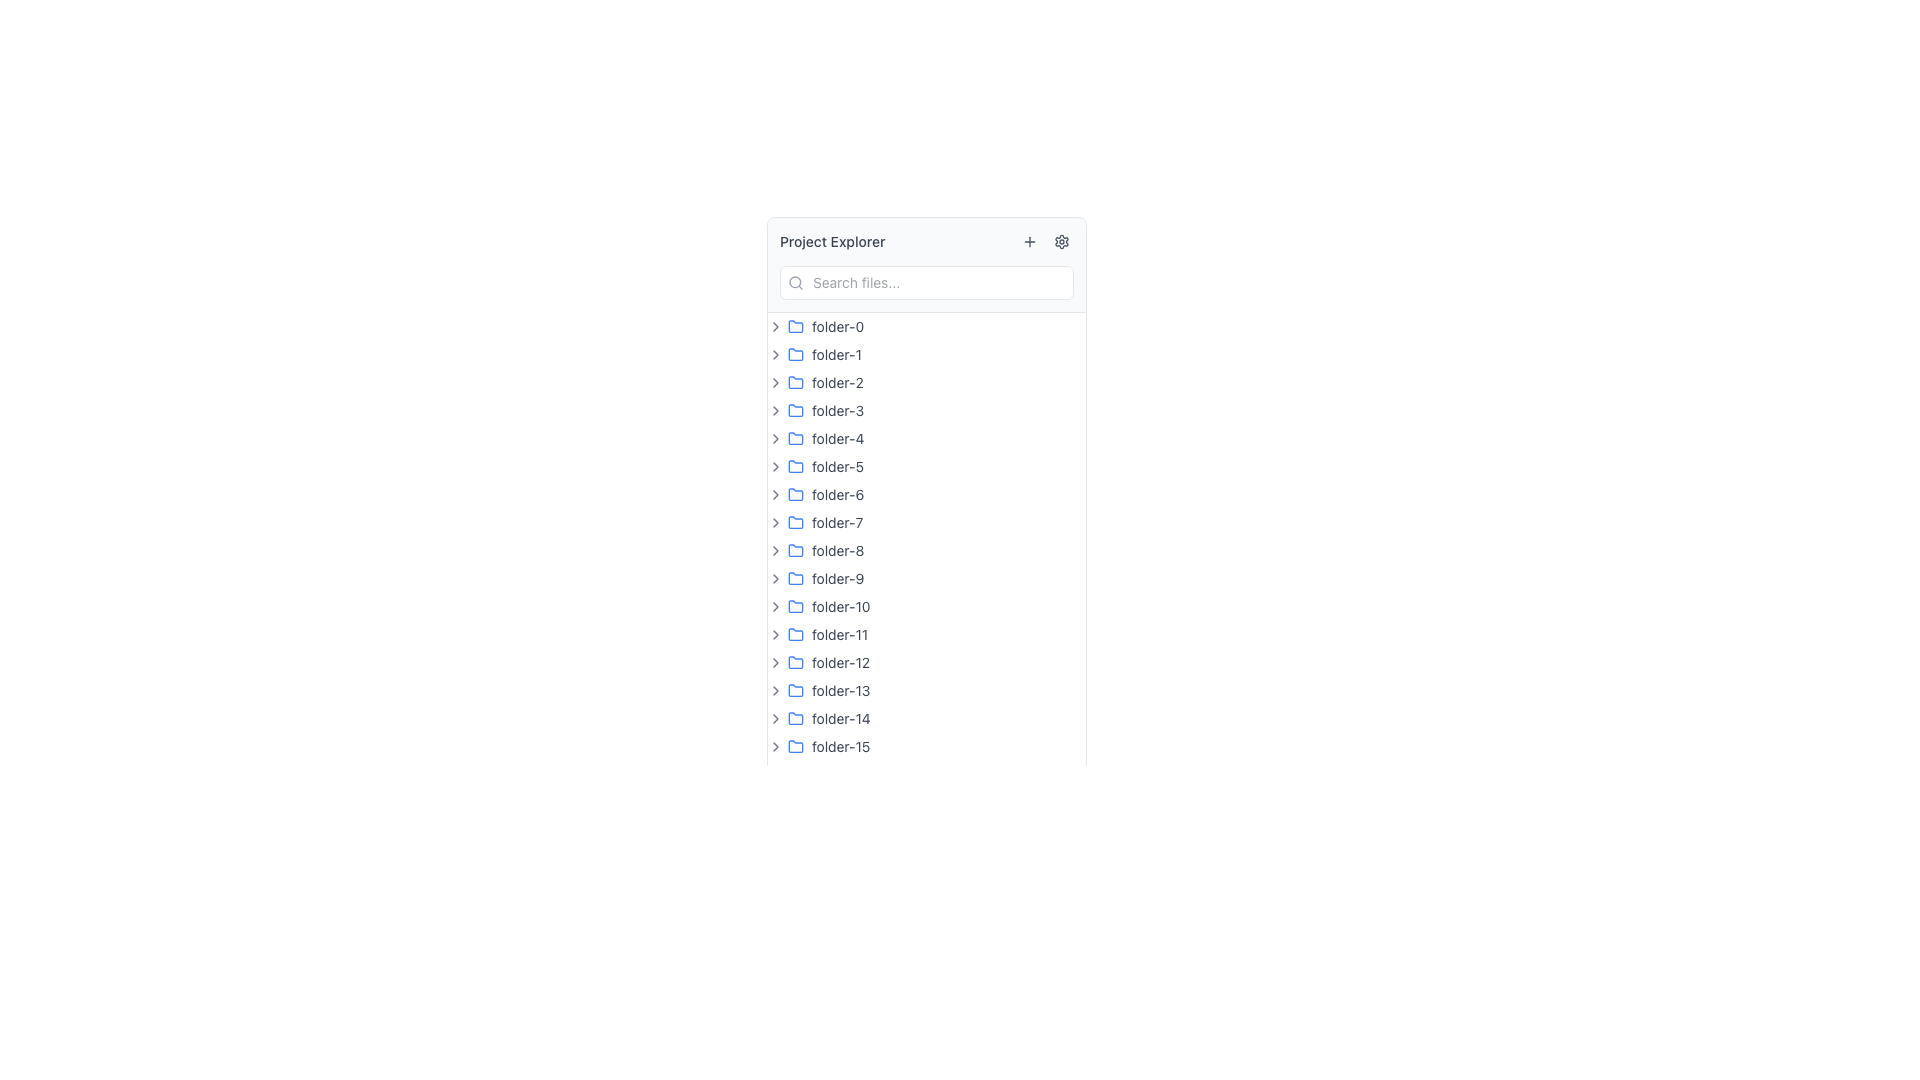 The height and width of the screenshot is (1080, 1920). What do you see at coordinates (795, 551) in the screenshot?
I see `the blue folder icon labeled 'folder-8'` at bounding box center [795, 551].